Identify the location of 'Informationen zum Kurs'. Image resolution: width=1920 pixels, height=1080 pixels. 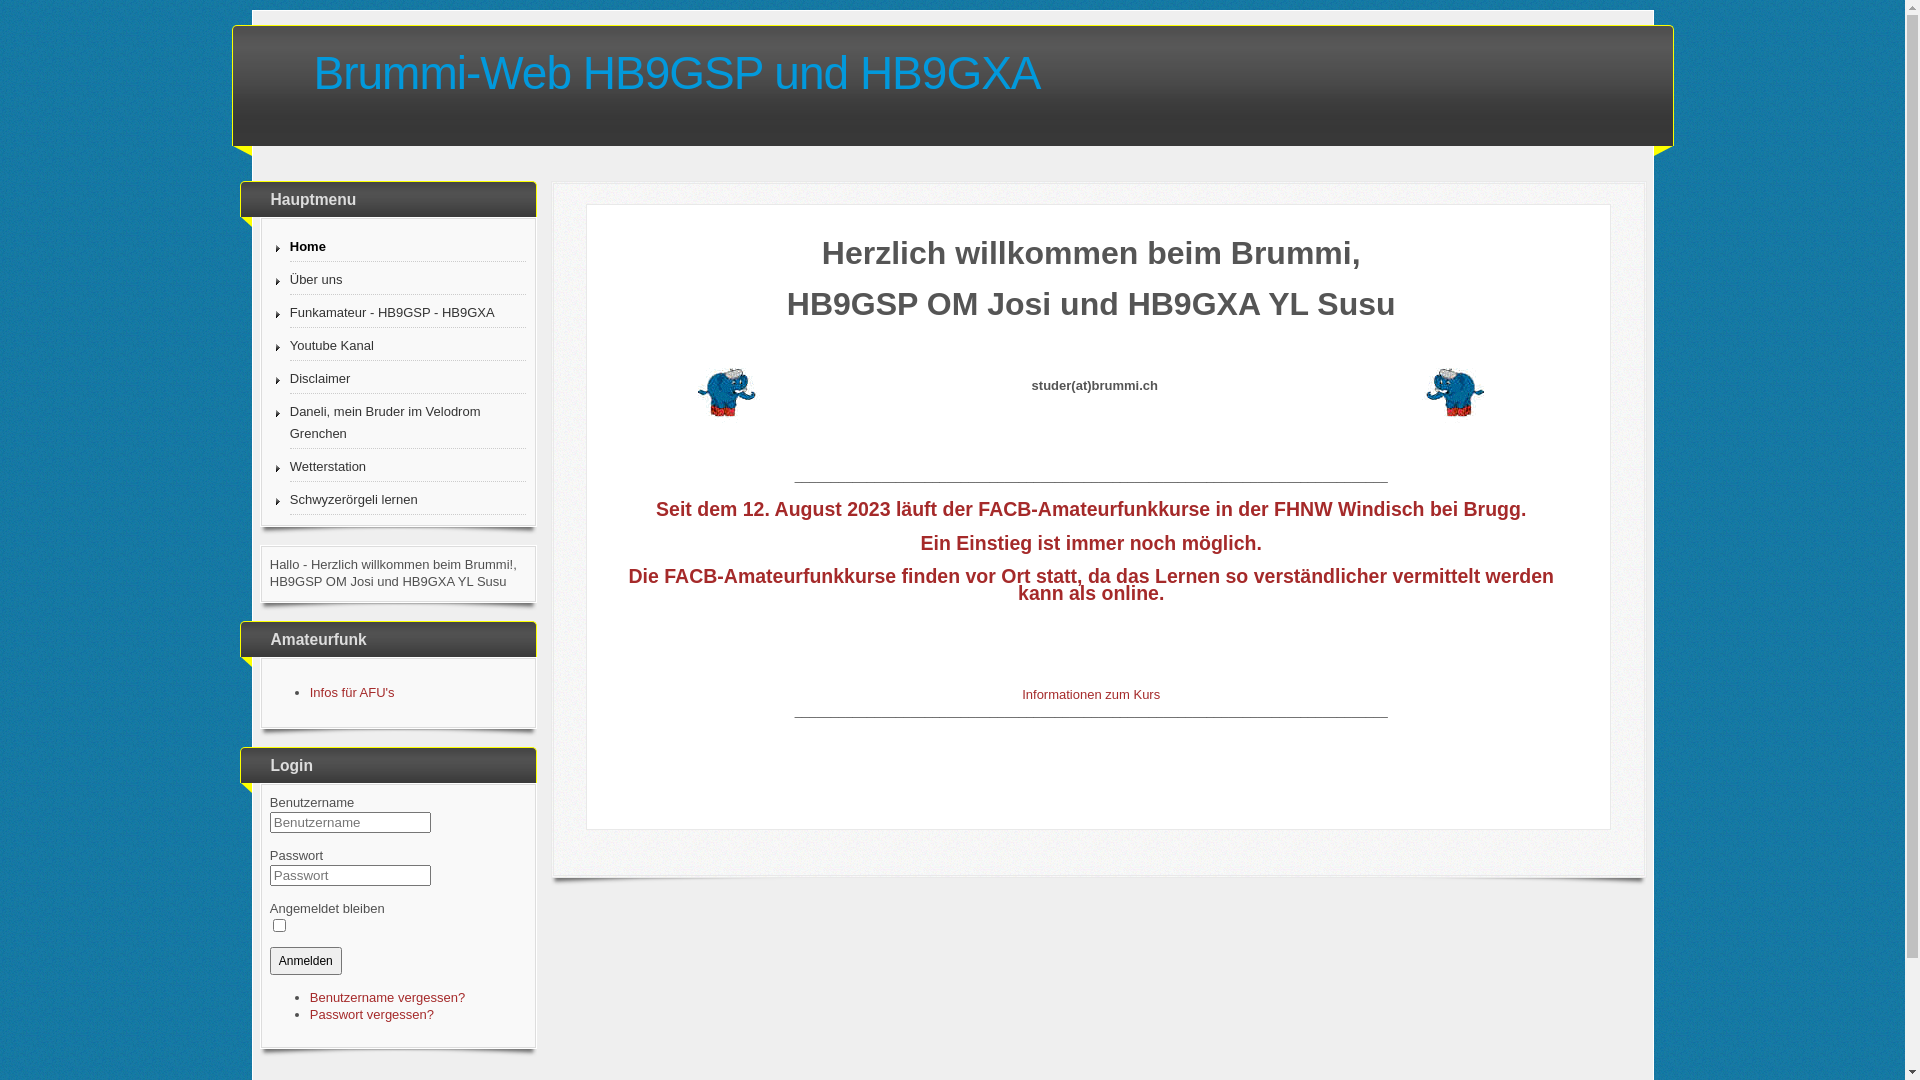
(1022, 693).